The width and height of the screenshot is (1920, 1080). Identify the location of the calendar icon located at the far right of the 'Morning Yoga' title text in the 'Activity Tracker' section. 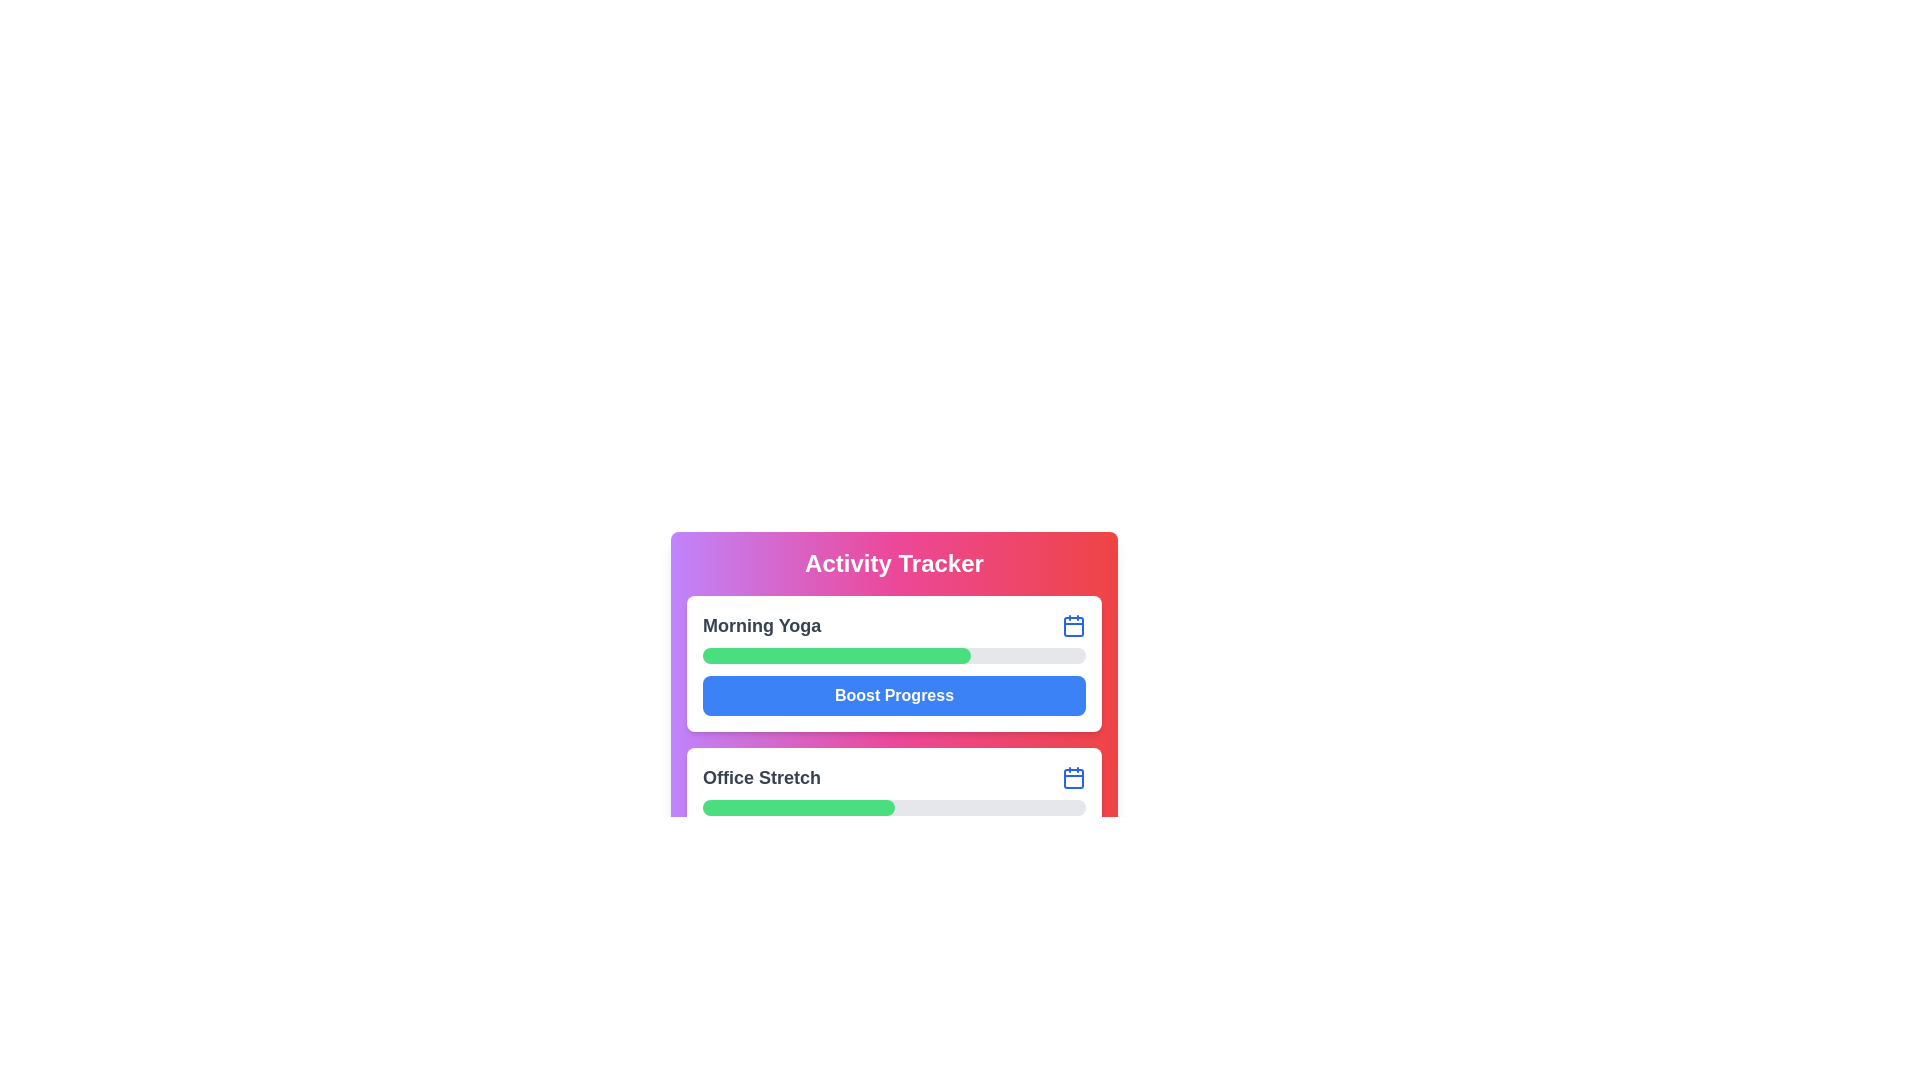
(1073, 624).